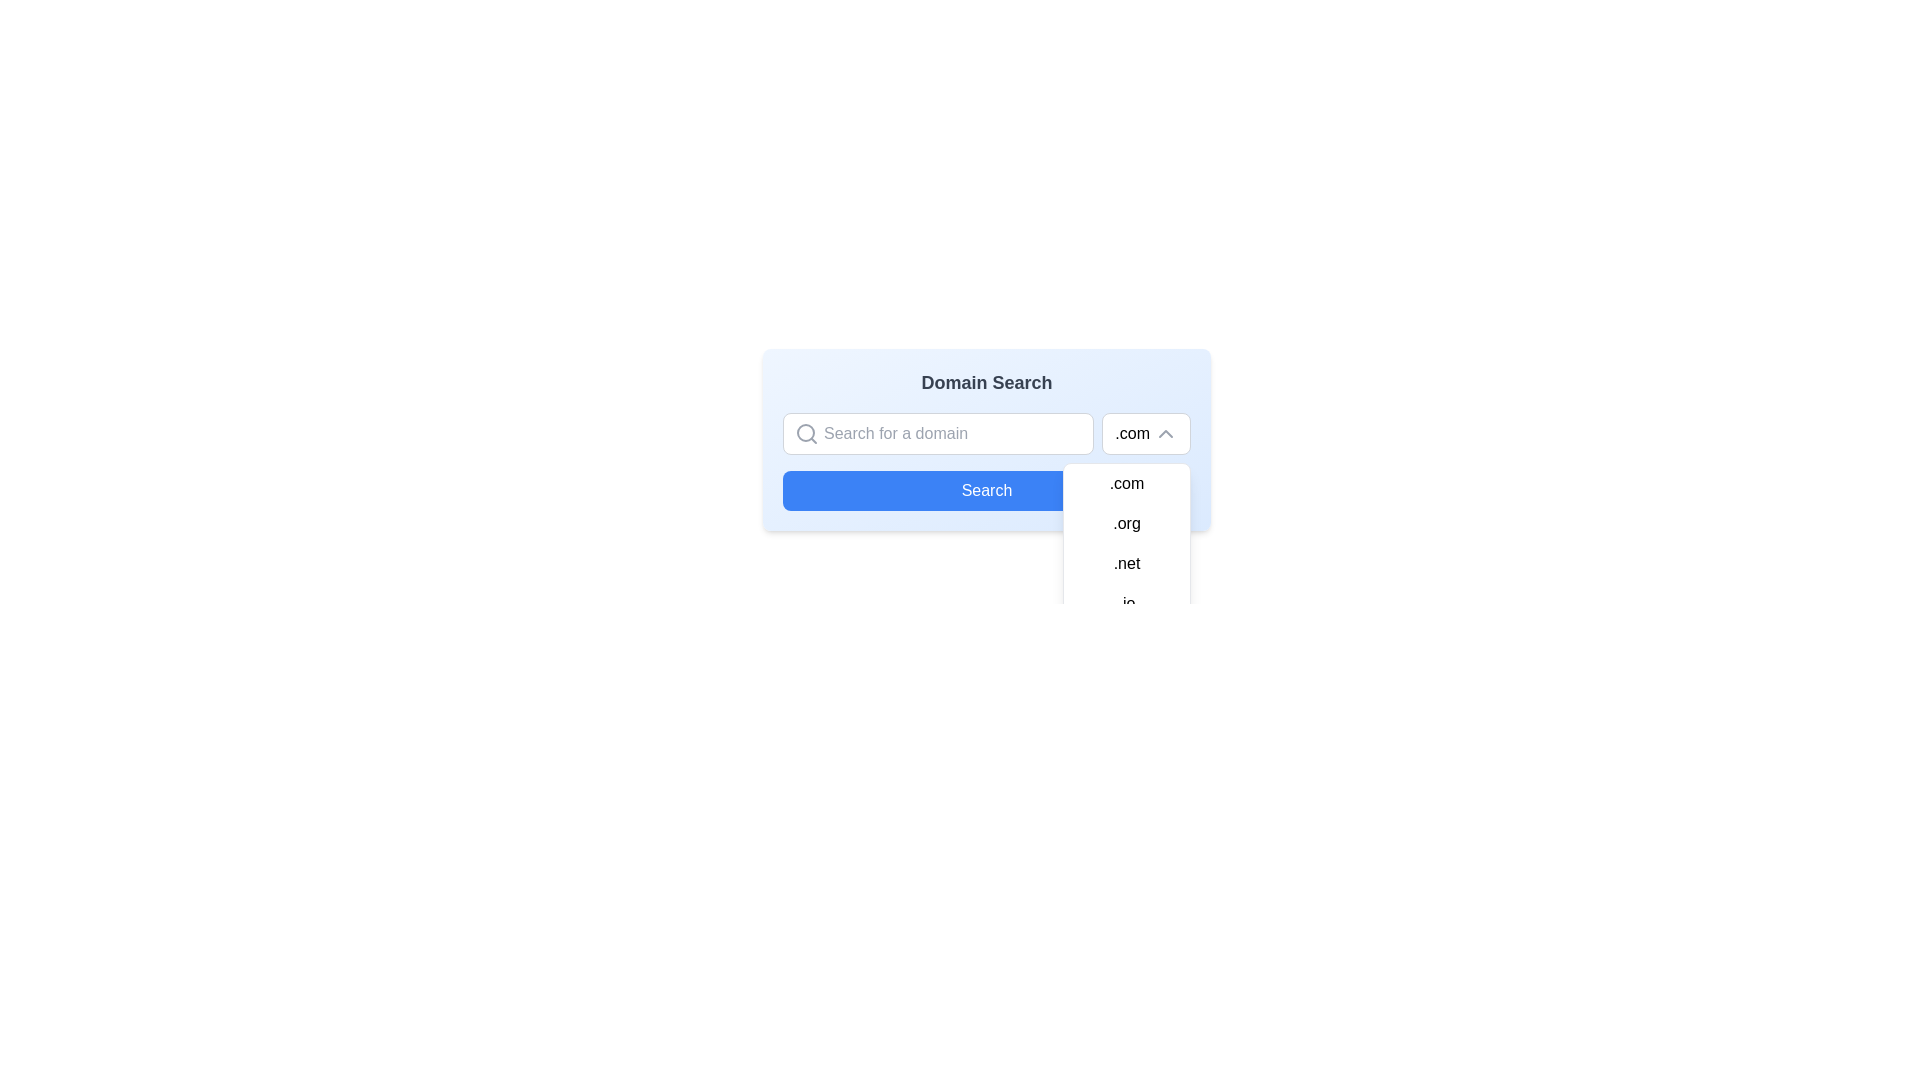  I want to click on the submission button located below the input field and dropdown for the domain search functionality to initiate the search process, so click(987, 490).